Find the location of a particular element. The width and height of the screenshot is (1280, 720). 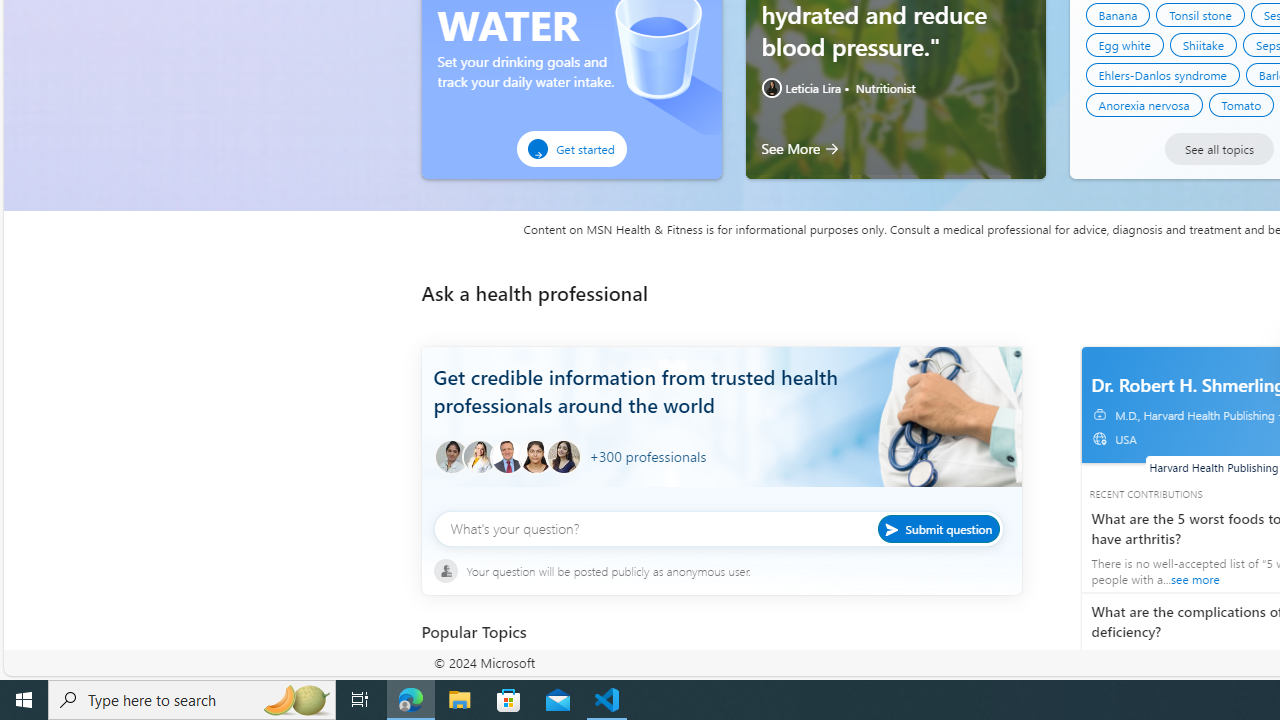

'Shiitake' is located at coordinates (1202, 45).